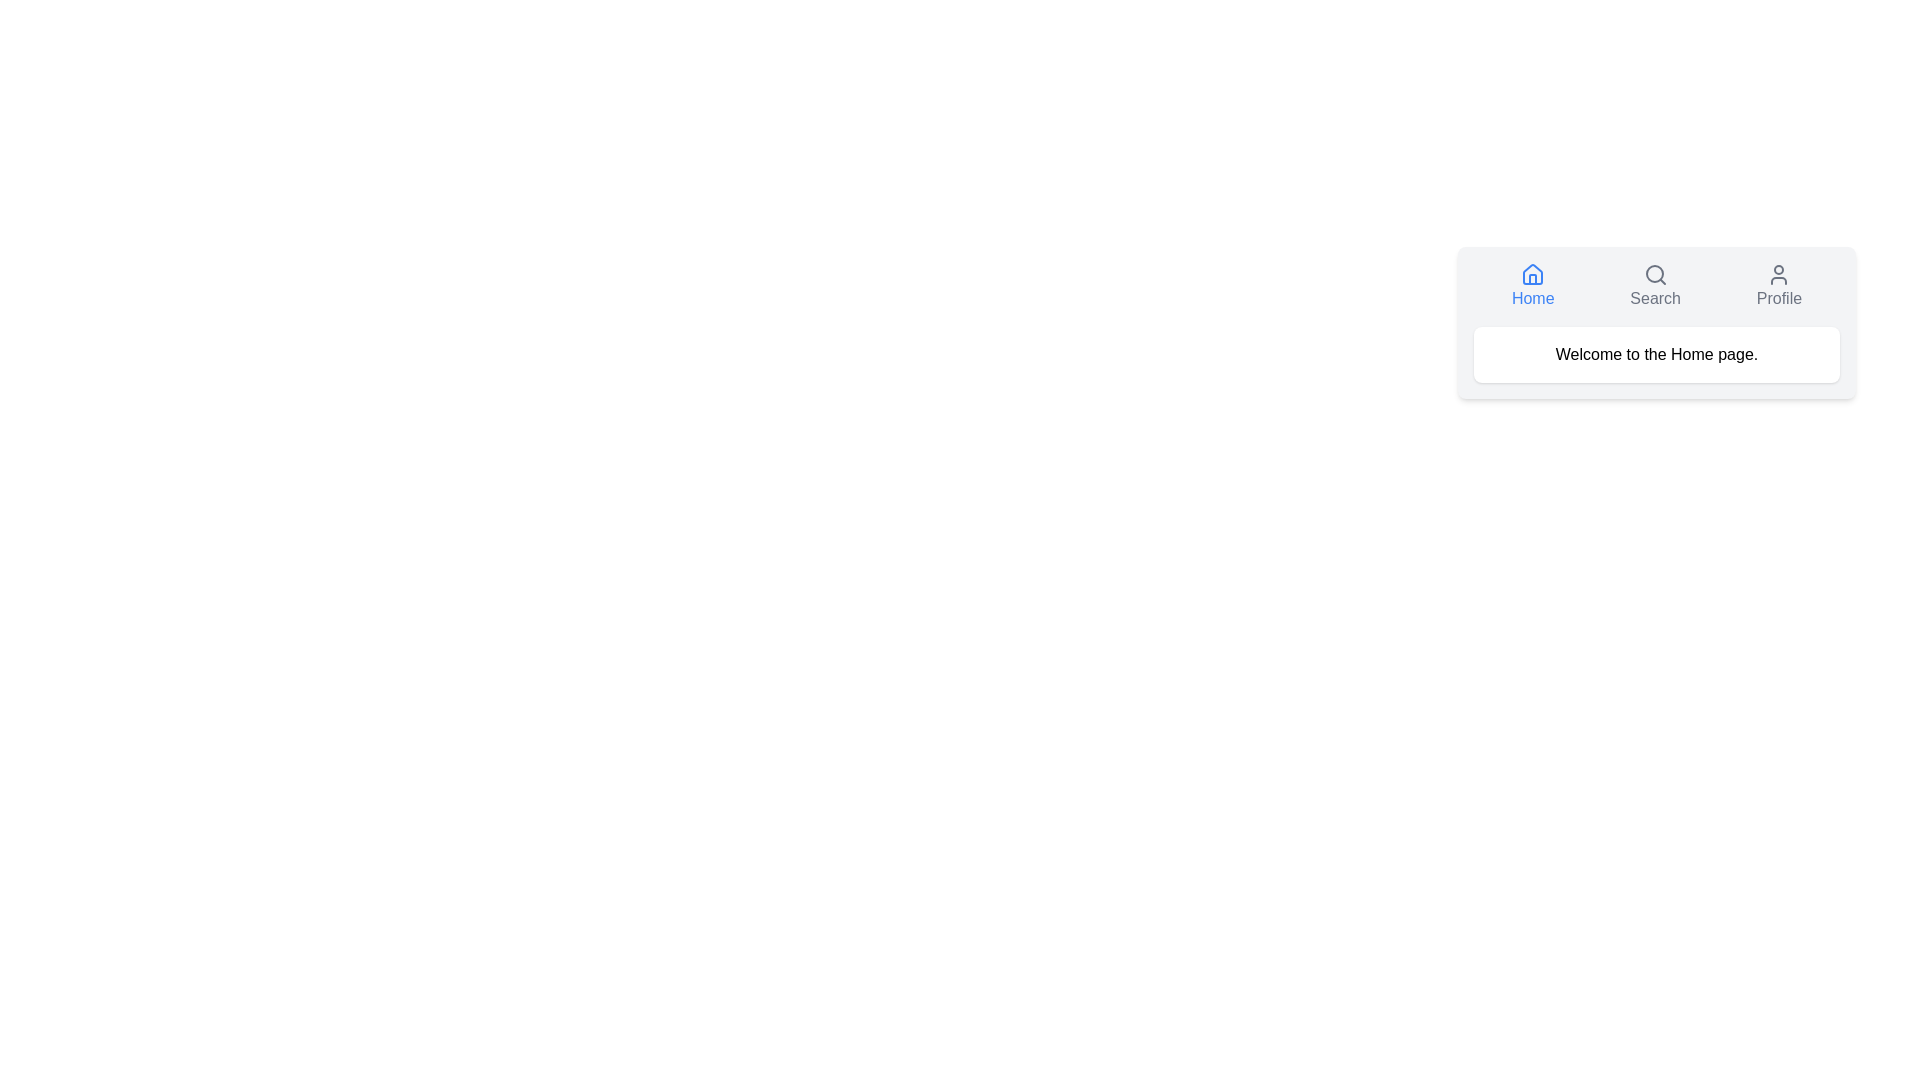 The height and width of the screenshot is (1080, 1920). What do you see at coordinates (1532, 299) in the screenshot?
I see `text label displaying 'Home' in blue font, positioned below the house-shaped icon in the top-right navigation bar` at bounding box center [1532, 299].